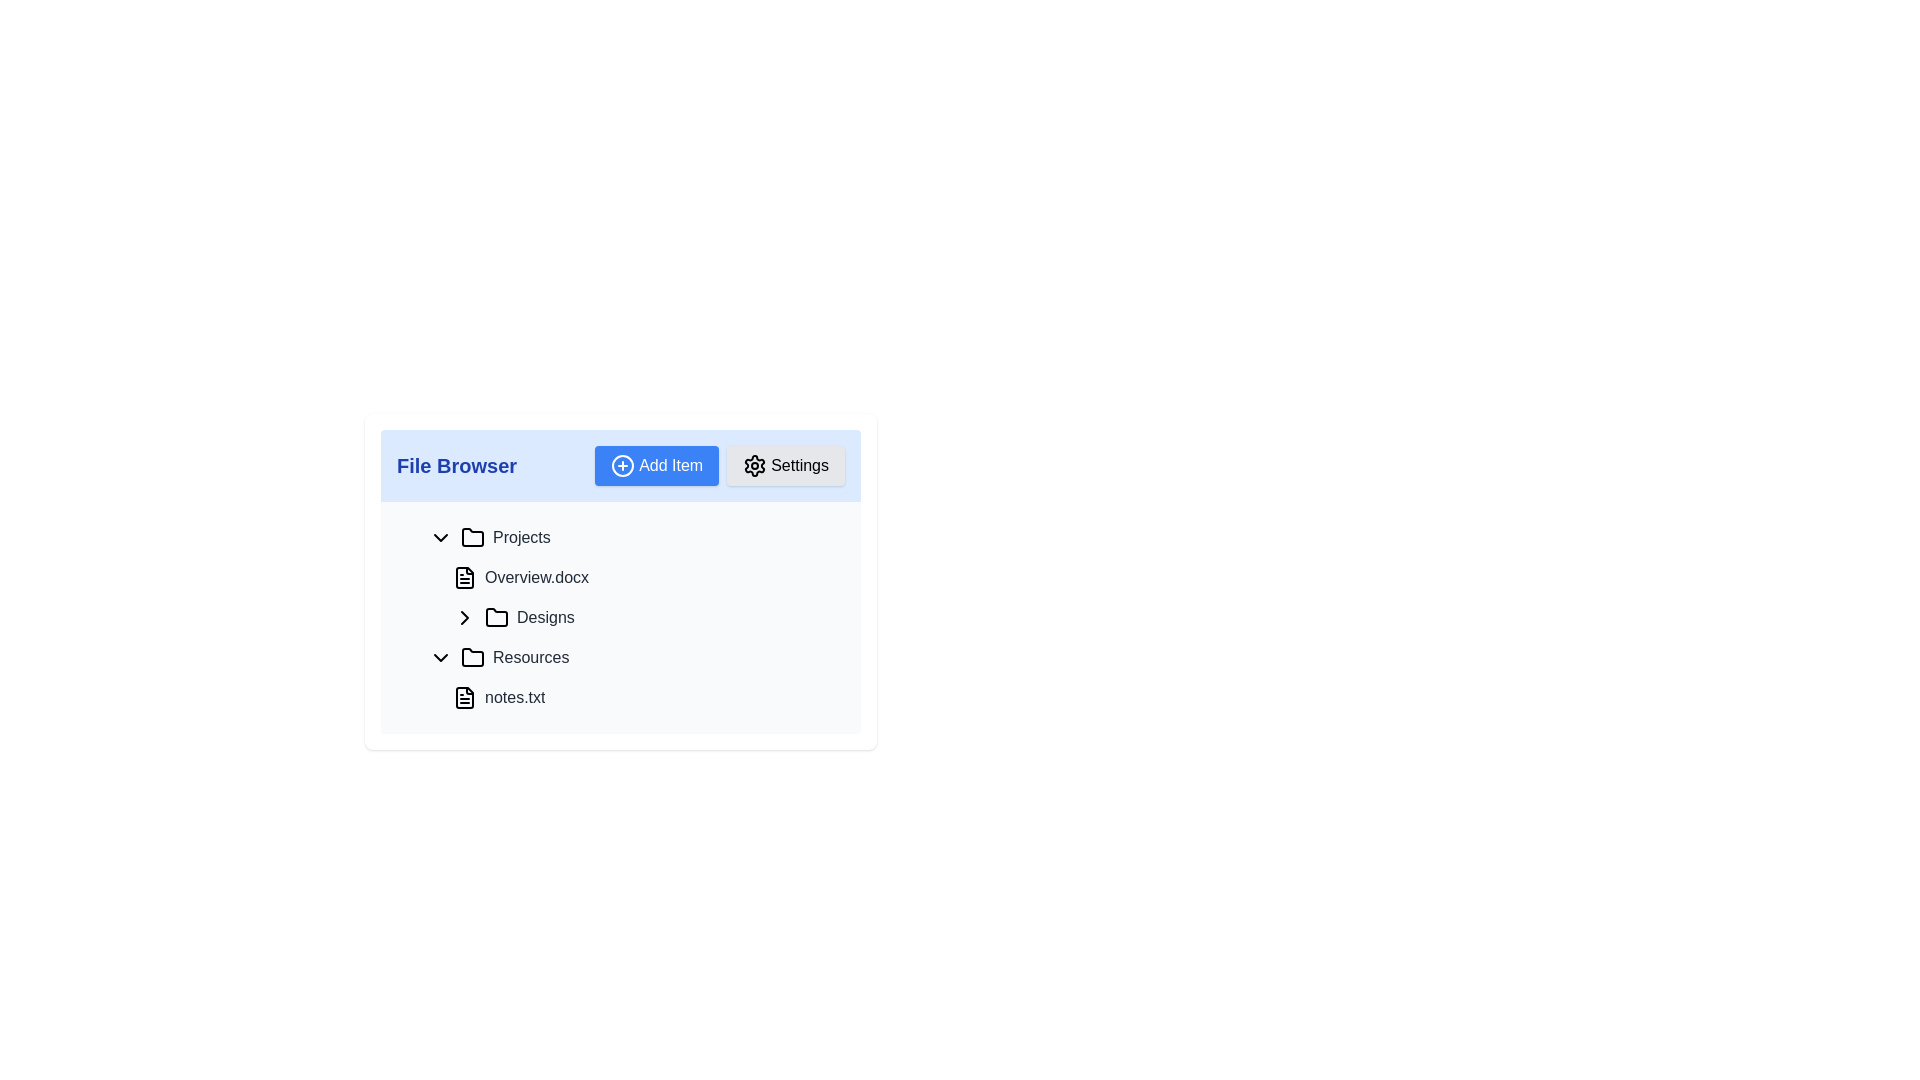 The width and height of the screenshot is (1920, 1080). Describe the element at coordinates (671, 466) in the screenshot. I see `the 'Add Item' button label` at that location.